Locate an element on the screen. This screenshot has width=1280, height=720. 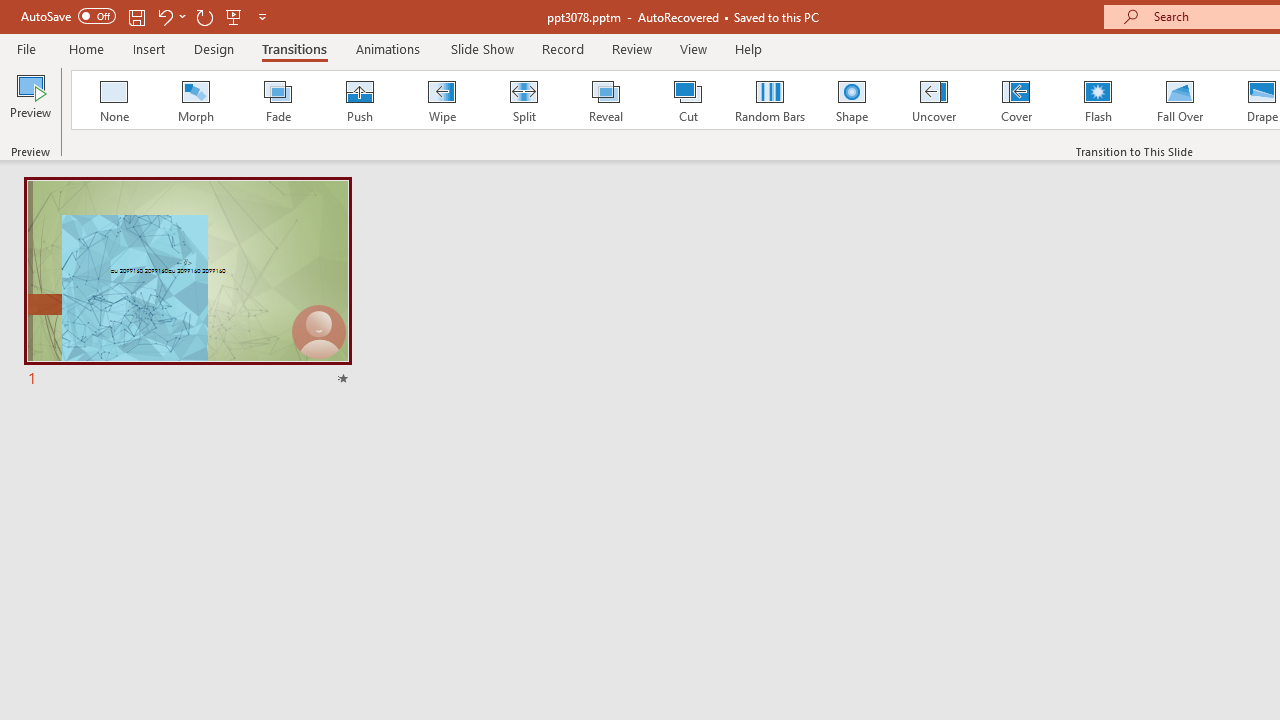
'Reveal' is located at coordinates (604, 100).